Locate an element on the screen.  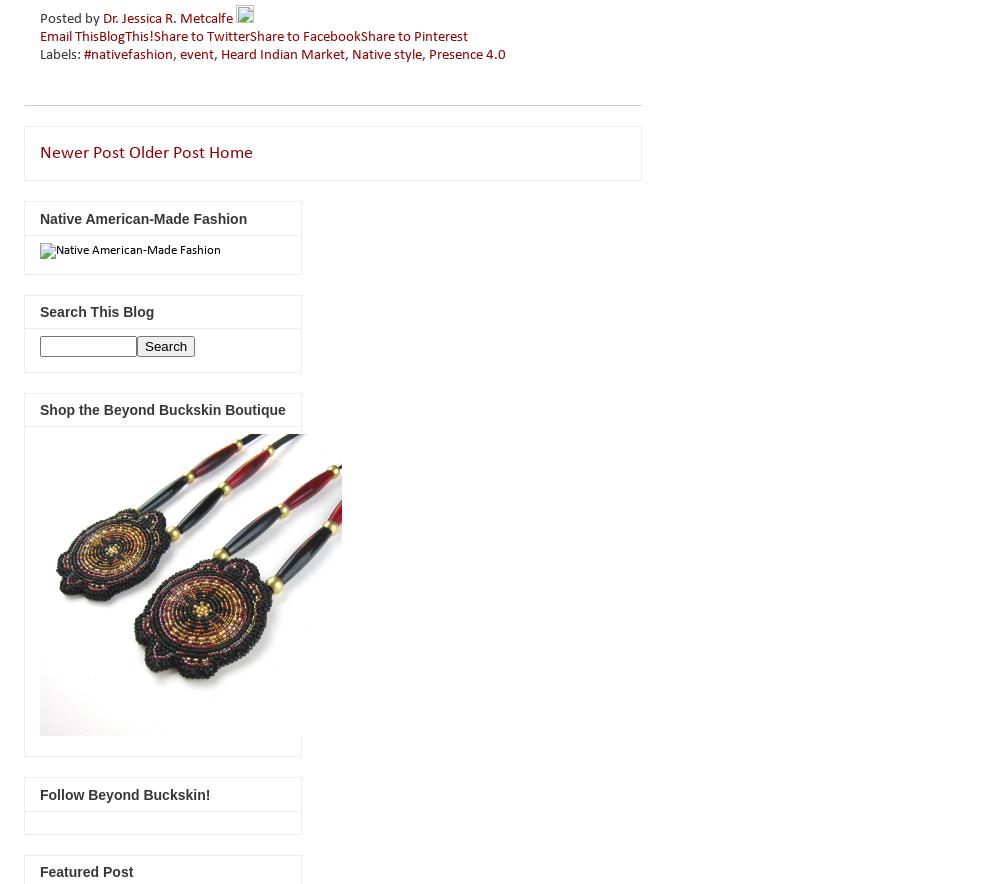
'Native American-Made Fashion' is located at coordinates (143, 216).